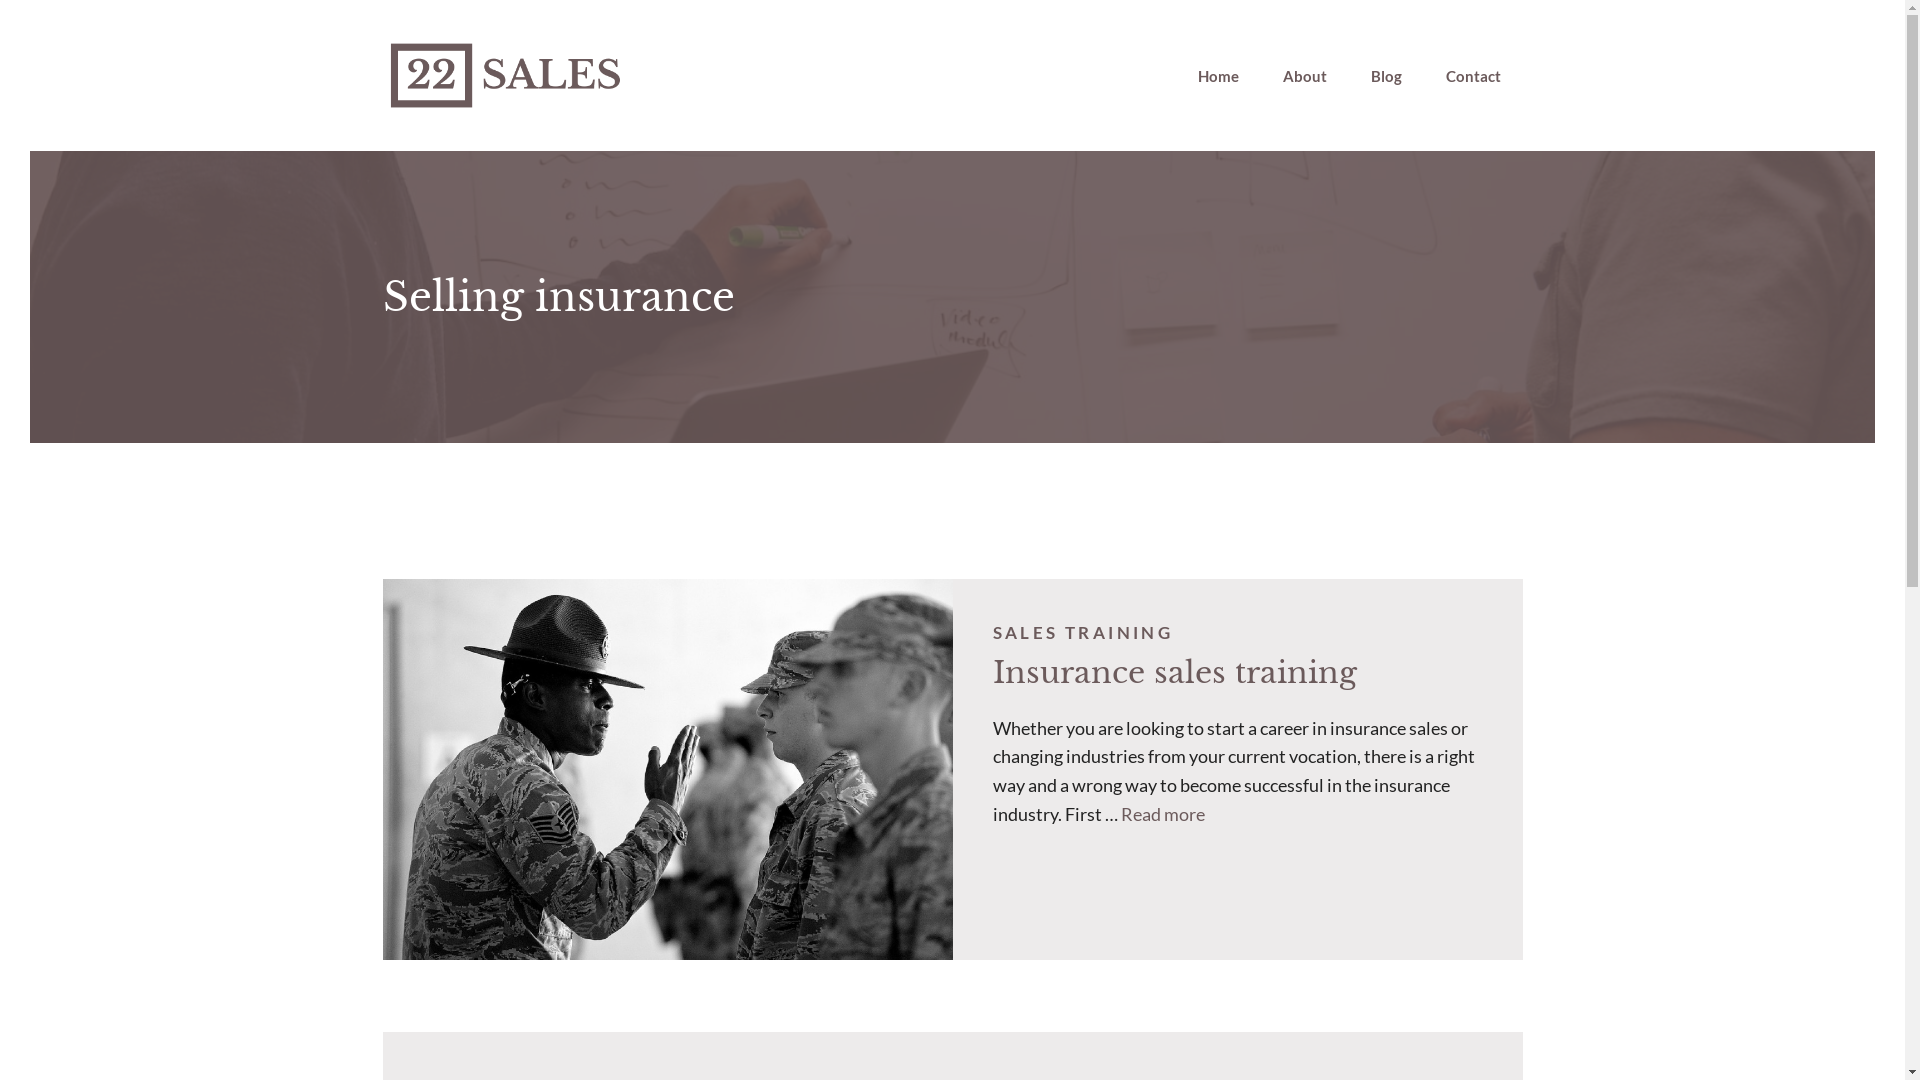  What do you see at coordinates (1304, 75) in the screenshot?
I see `'About'` at bounding box center [1304, 75].